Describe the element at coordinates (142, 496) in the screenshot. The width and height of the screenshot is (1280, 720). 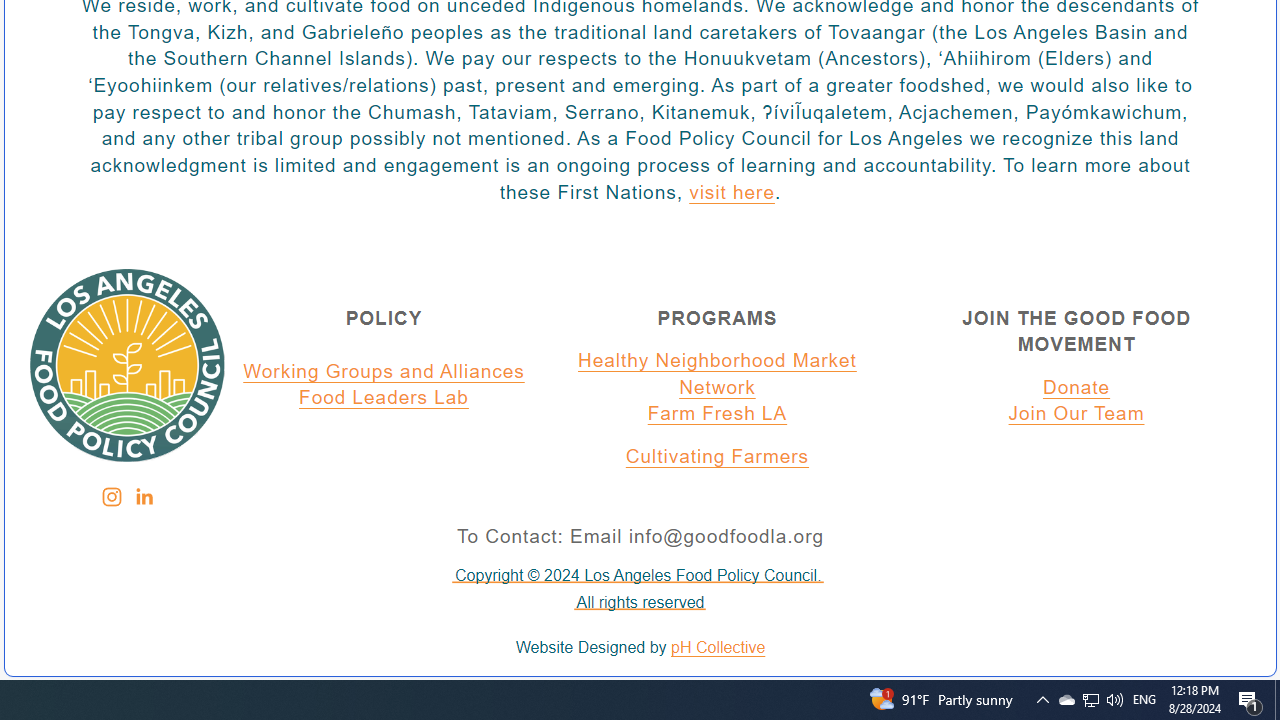
I see `'Class: sqs-svg-icon--social'` at that location.